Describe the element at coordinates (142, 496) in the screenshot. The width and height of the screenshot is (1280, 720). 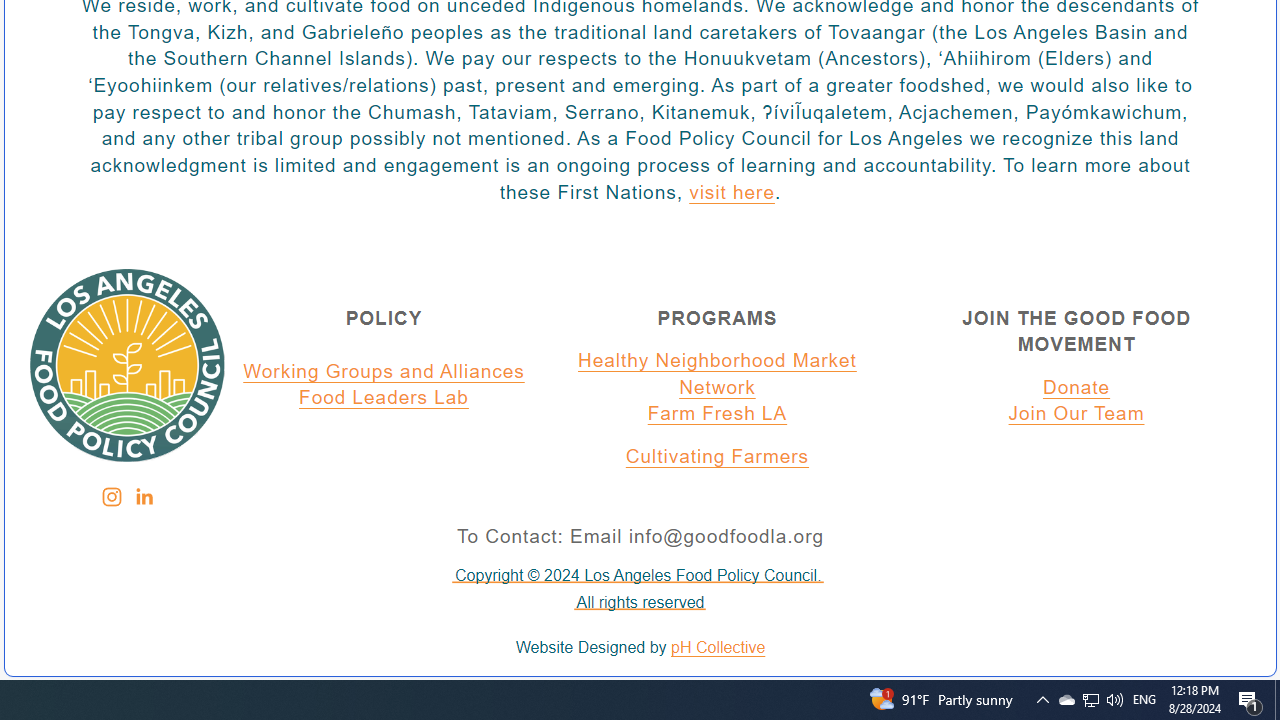
I see `'Class: sqs-svg-icon--social'` at that location.